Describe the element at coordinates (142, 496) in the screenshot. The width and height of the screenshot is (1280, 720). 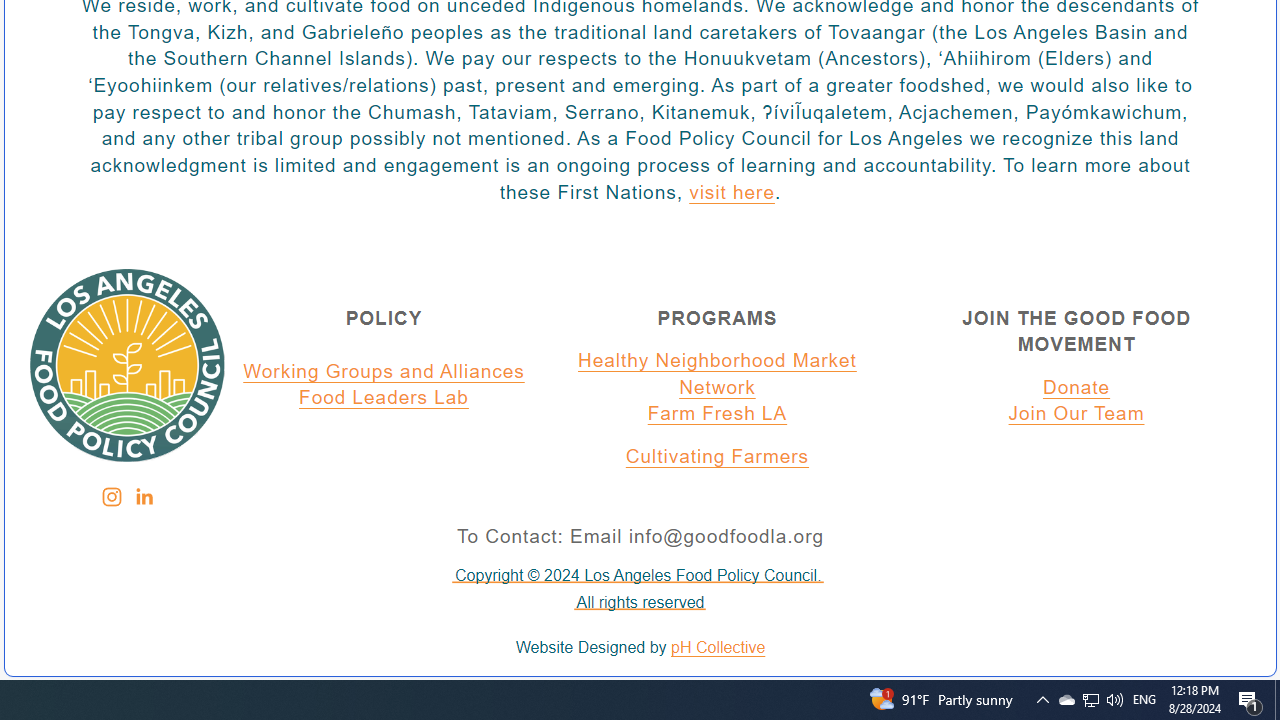
I see `'Class: sqs-svg-icon--social'` at that location.